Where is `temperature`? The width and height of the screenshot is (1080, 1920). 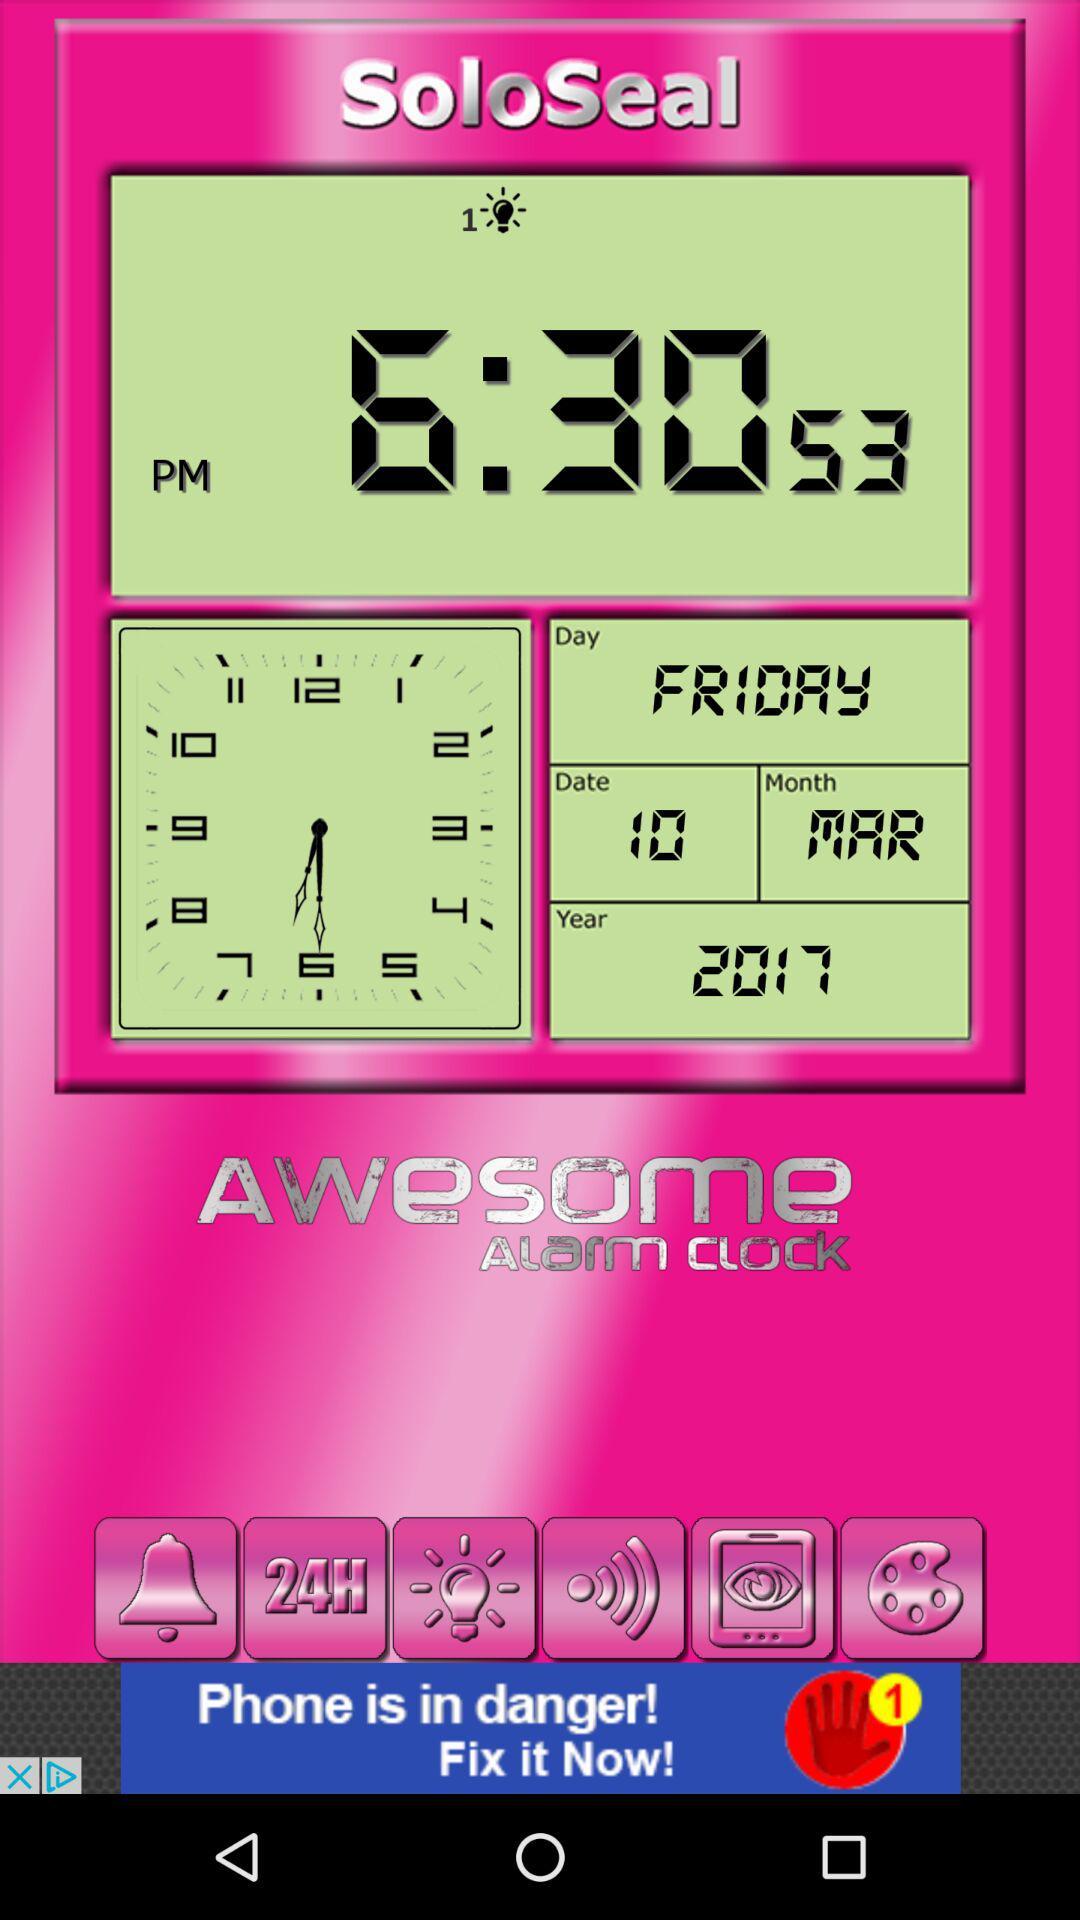 temperature is located at coordinates (464, 1587).